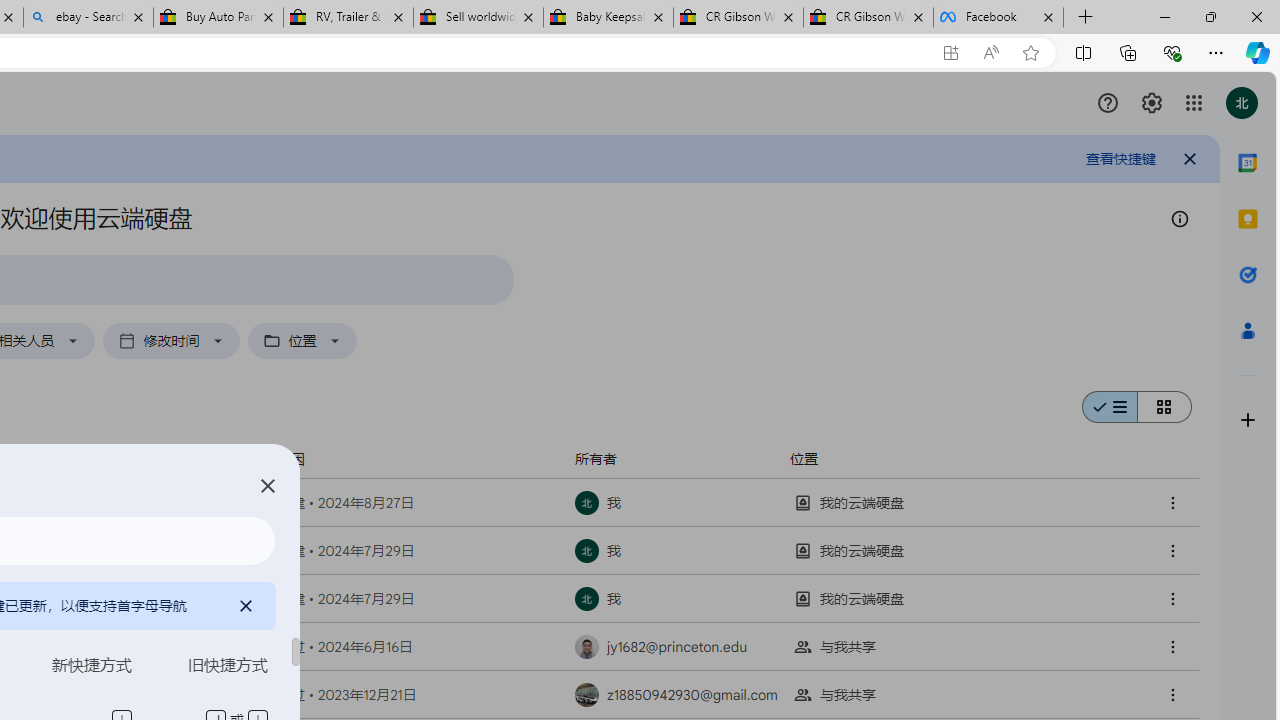 This screenshot has width=1280, height=720. Describe the element at coordinates (999, 17) in the screenshot. I see `'Facebook'` at that location.